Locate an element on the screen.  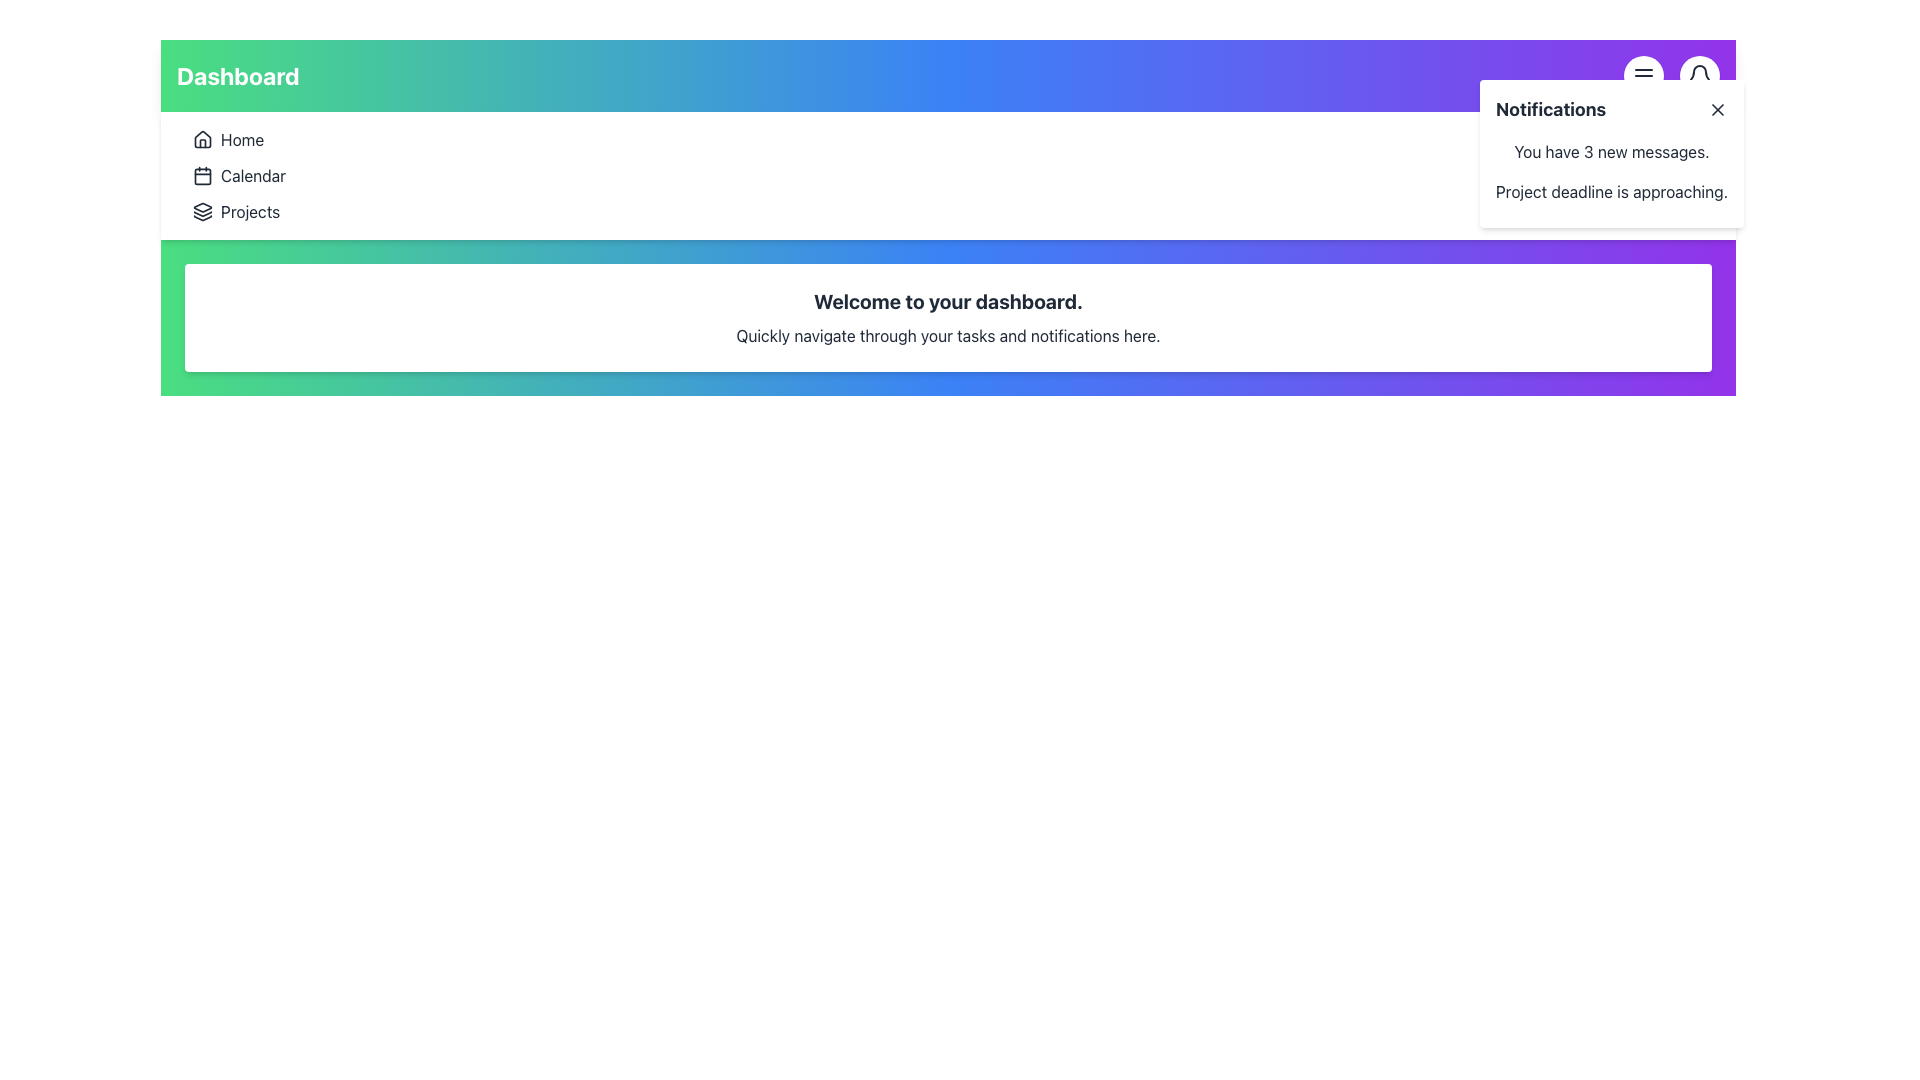
the house icon located to the left of the 'Home' text under the 'Dashboard' heading is located at coordinates (202, 138).